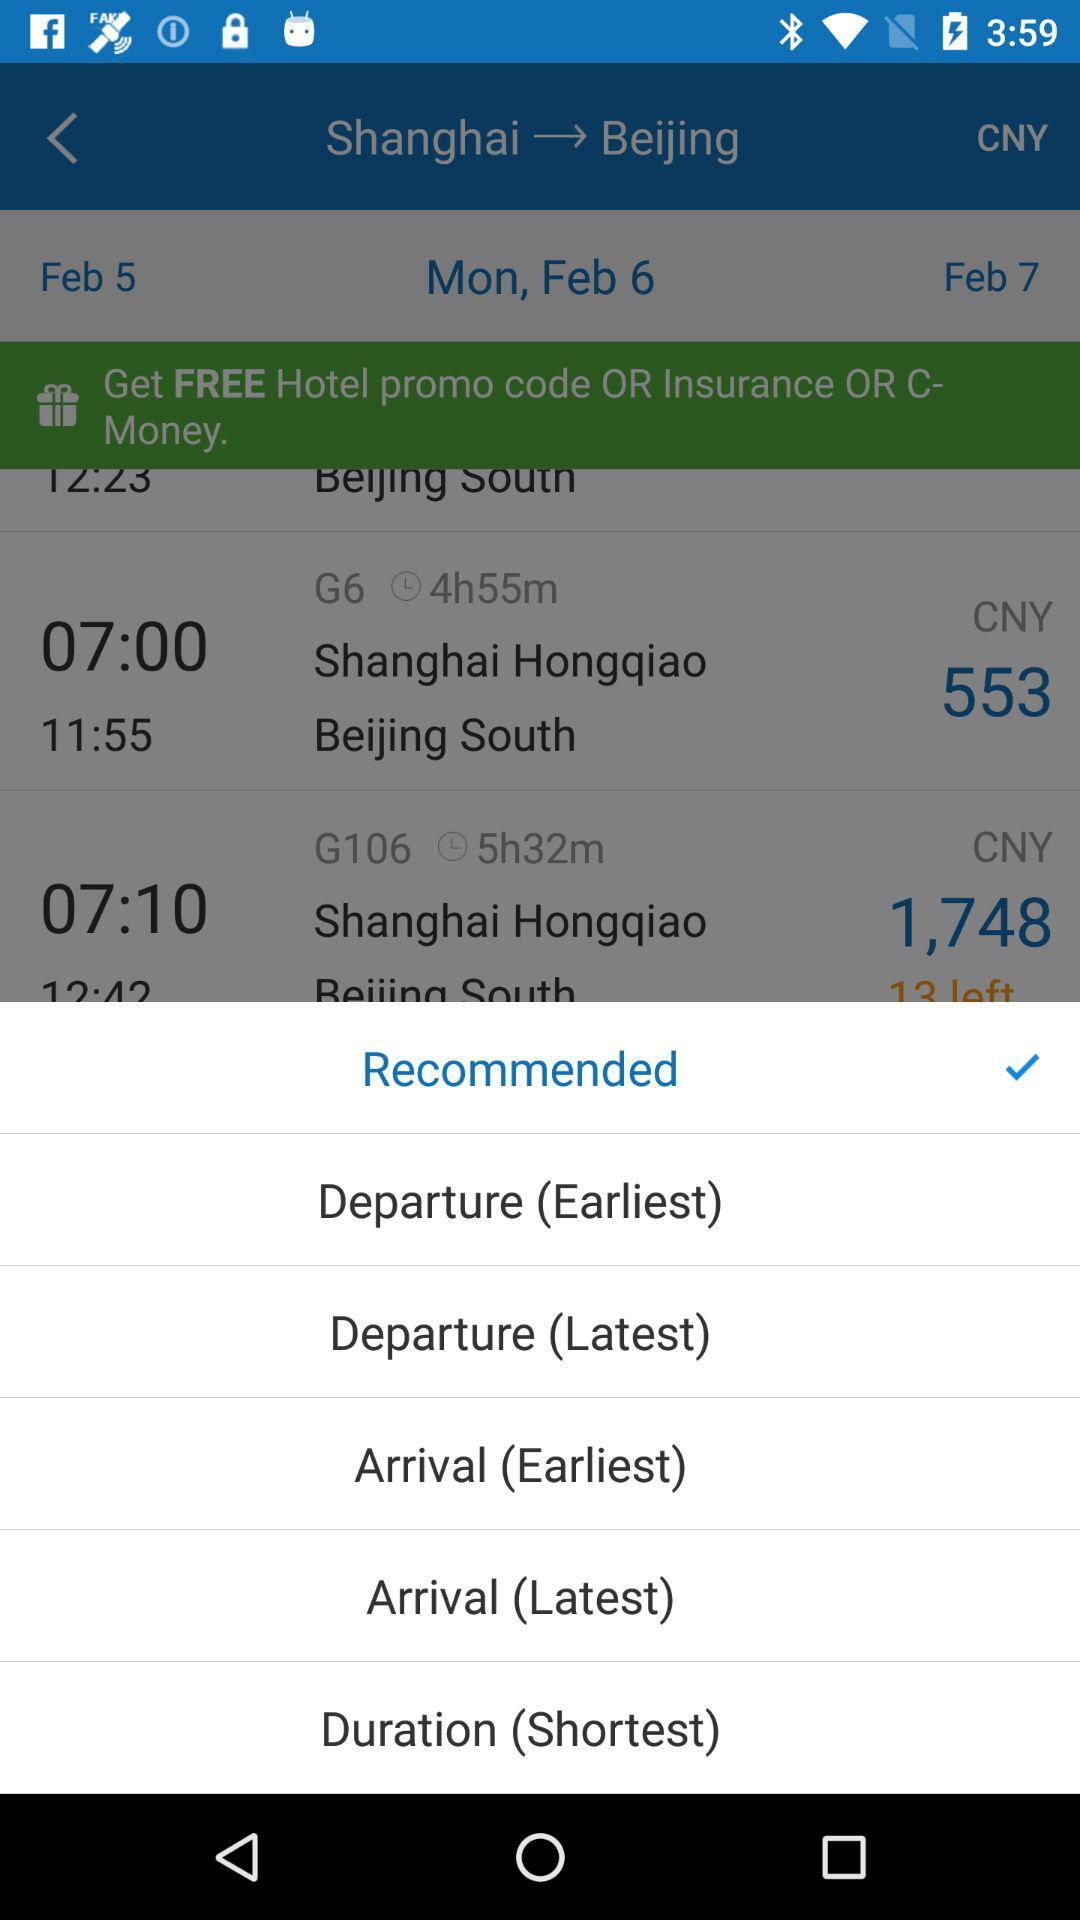 The height and width of the screenshot is (1920, 1080). Describe the element at coordinates (540, 1199) in the screenshot. I see `departure (earliest) icon` at that location.